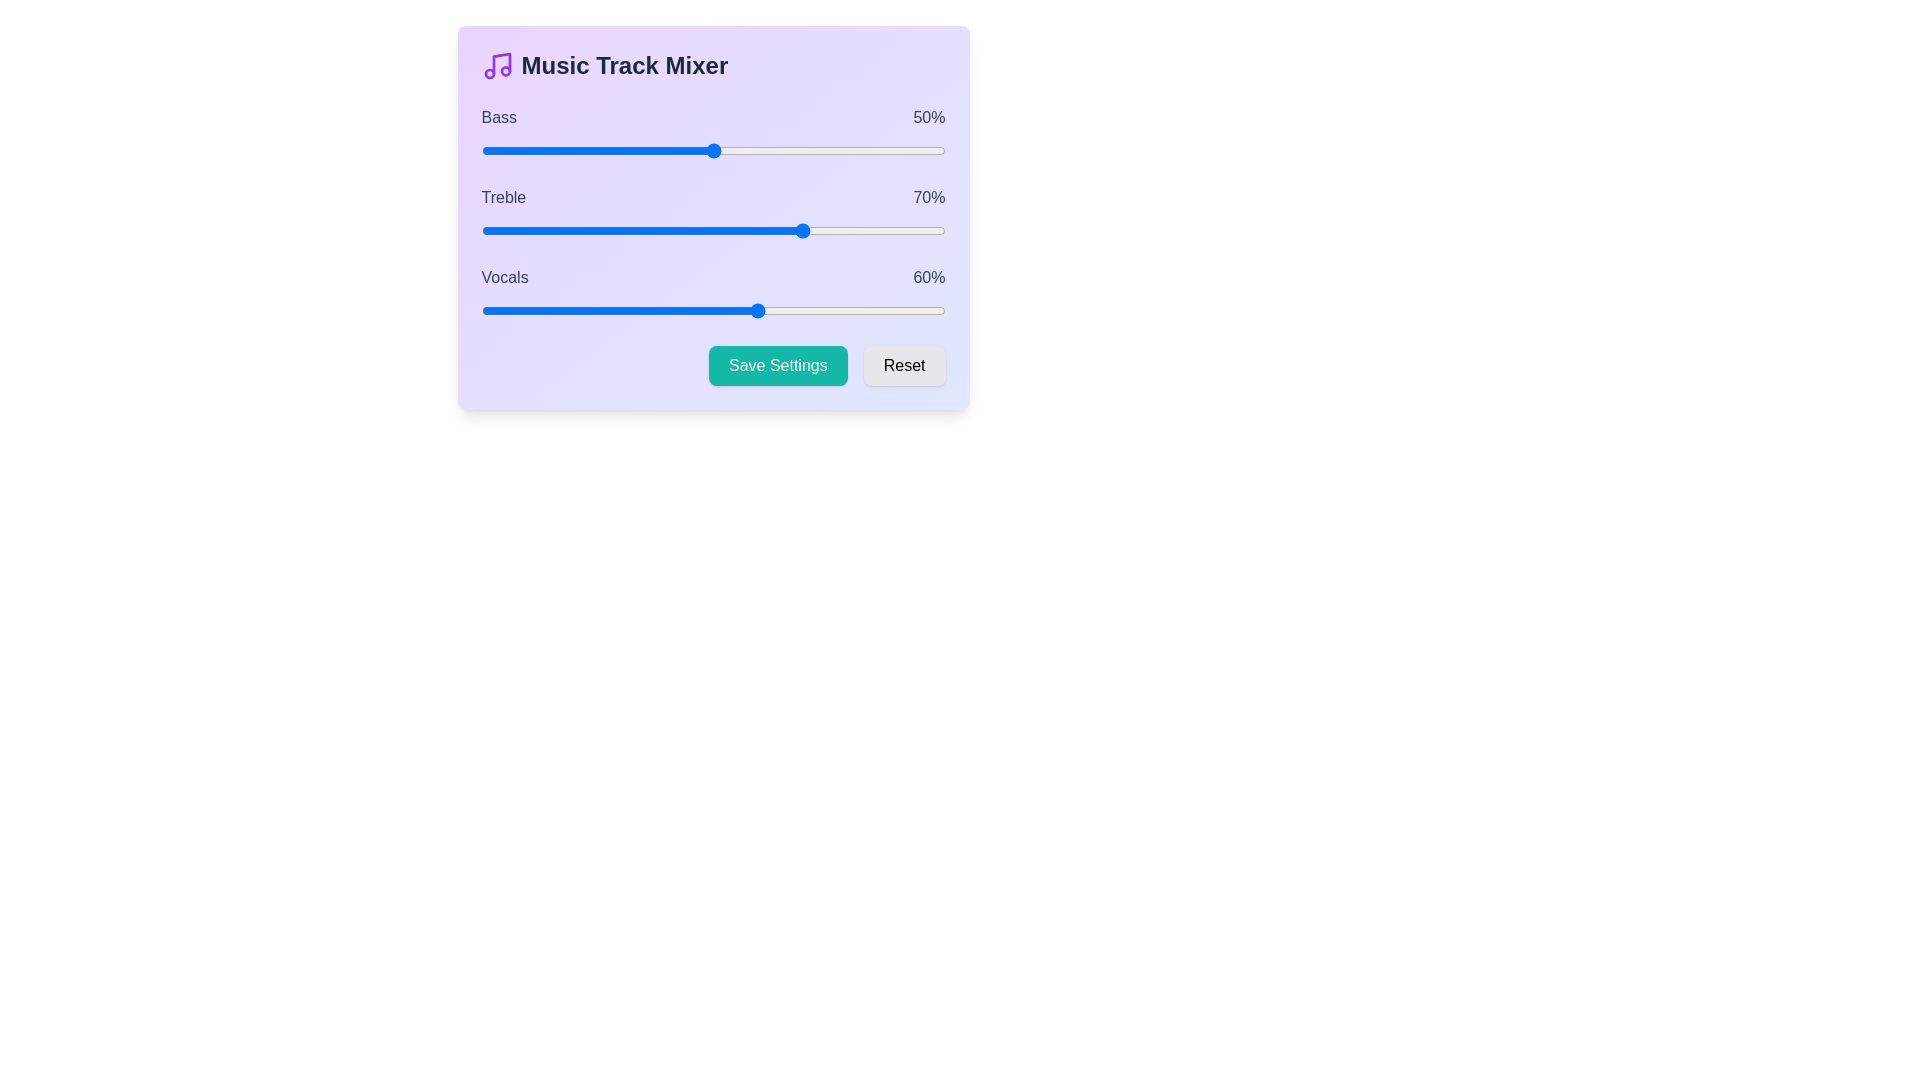 Image resolution: width=1920 pixels, height=1080 pixels. I want to click on 'Save Settings' button to save the current settings, so click(777, 366).